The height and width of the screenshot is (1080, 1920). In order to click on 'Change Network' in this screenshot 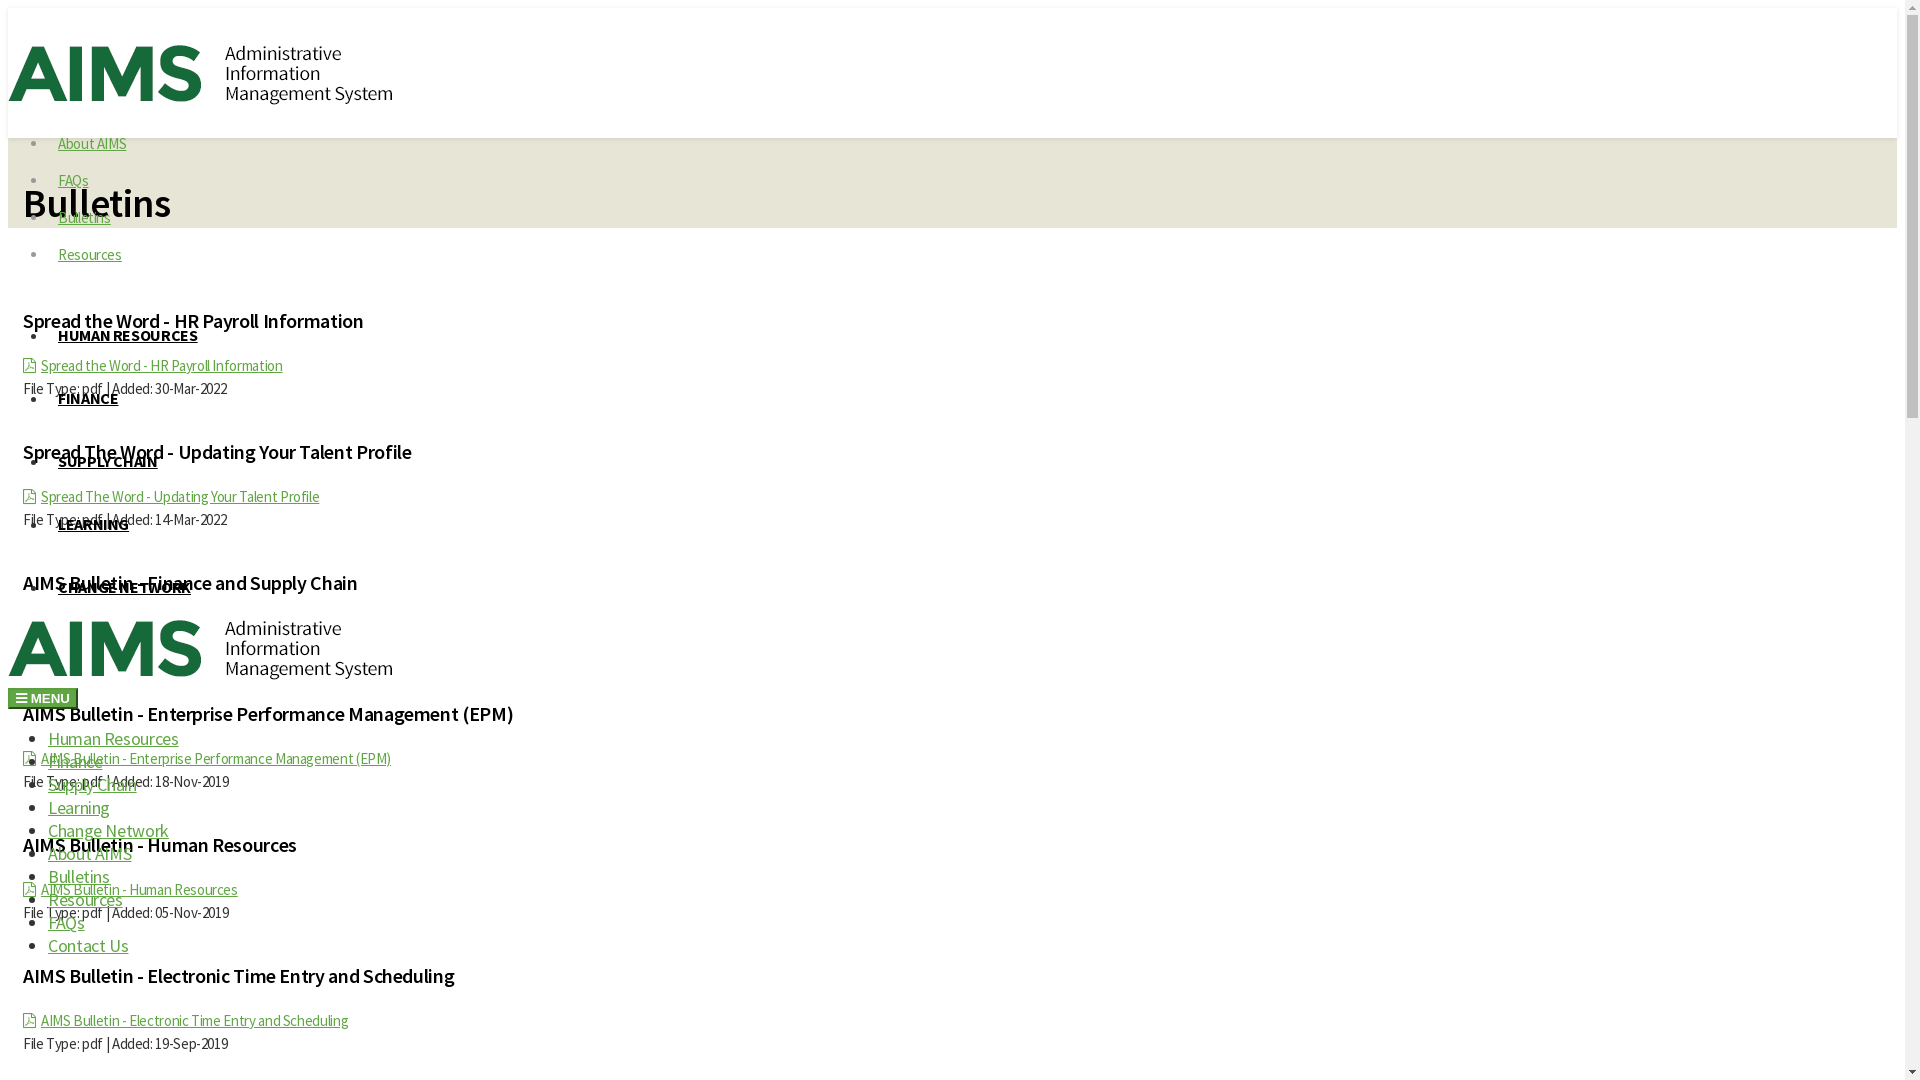, I will do `click(107, 830)`.